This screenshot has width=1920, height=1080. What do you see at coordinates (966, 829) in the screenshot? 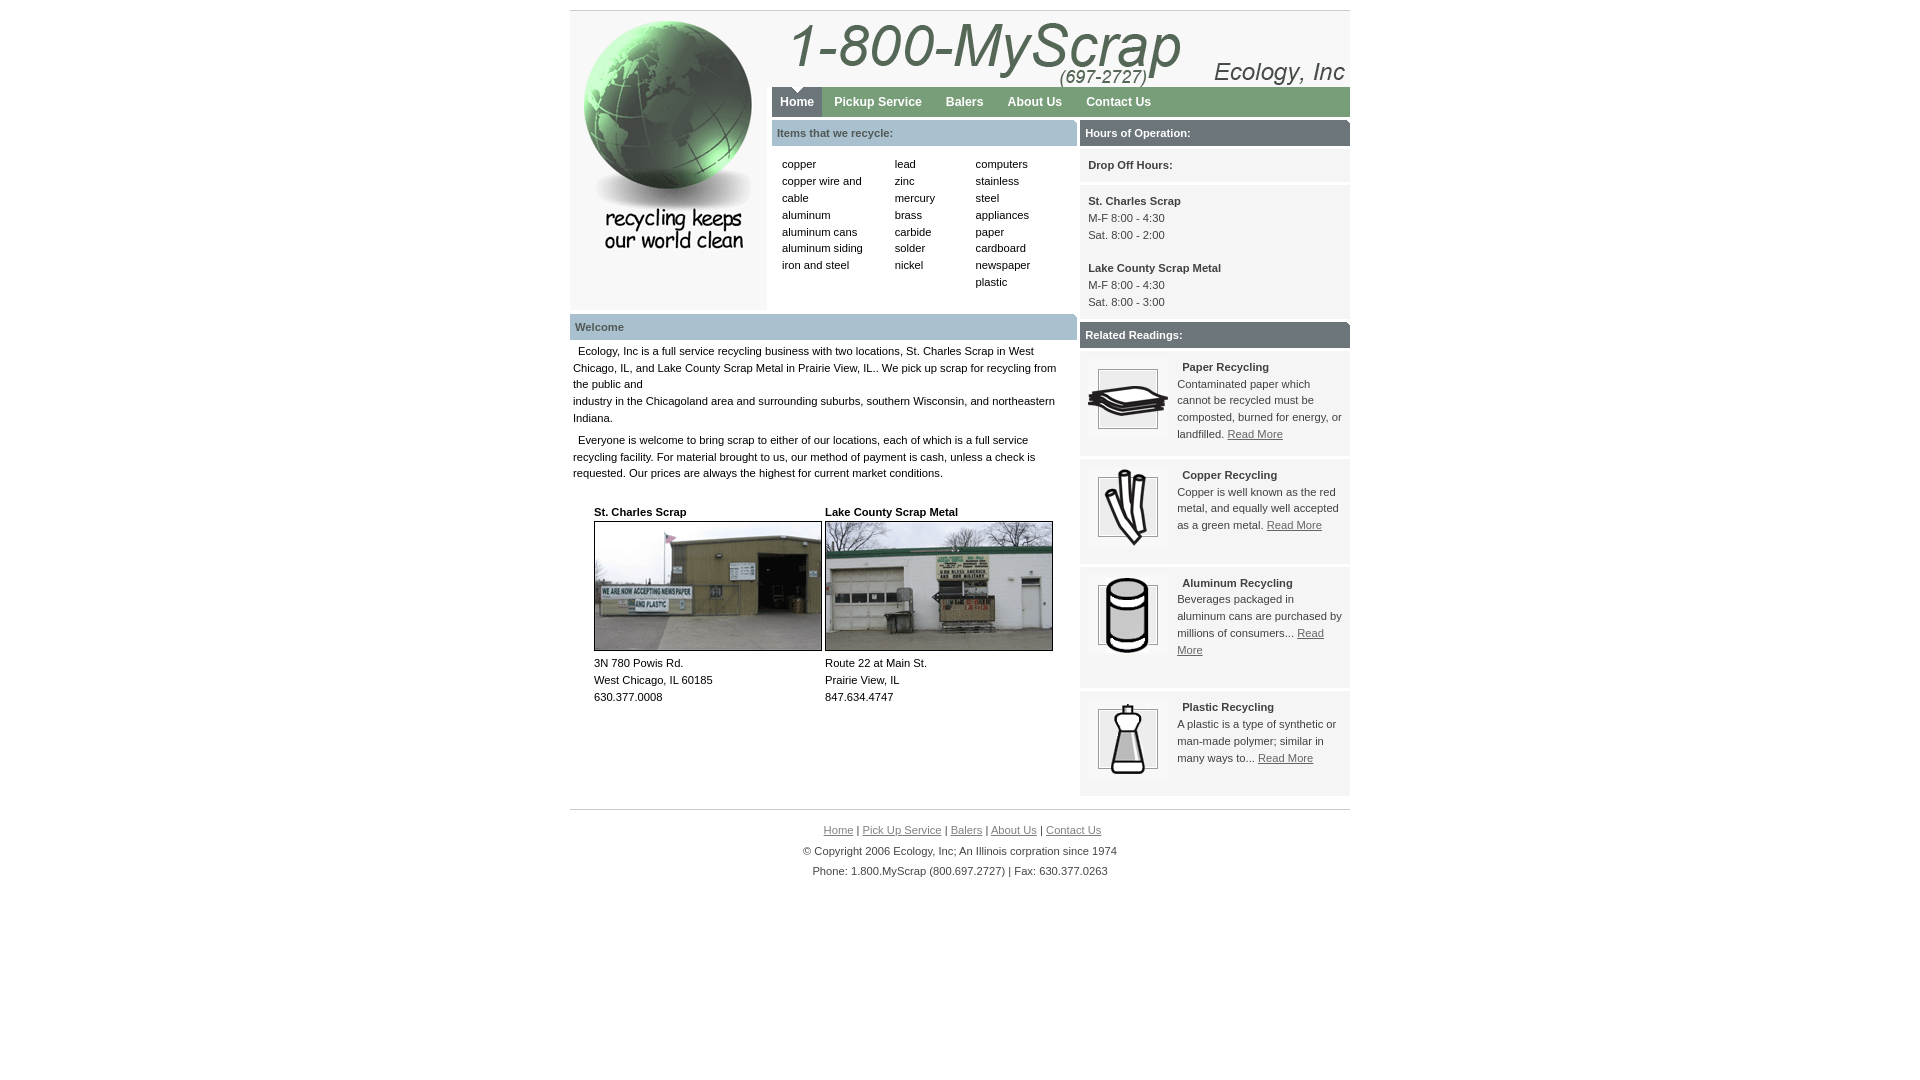
I see `'Balers'` at bounding box center [966, 829].